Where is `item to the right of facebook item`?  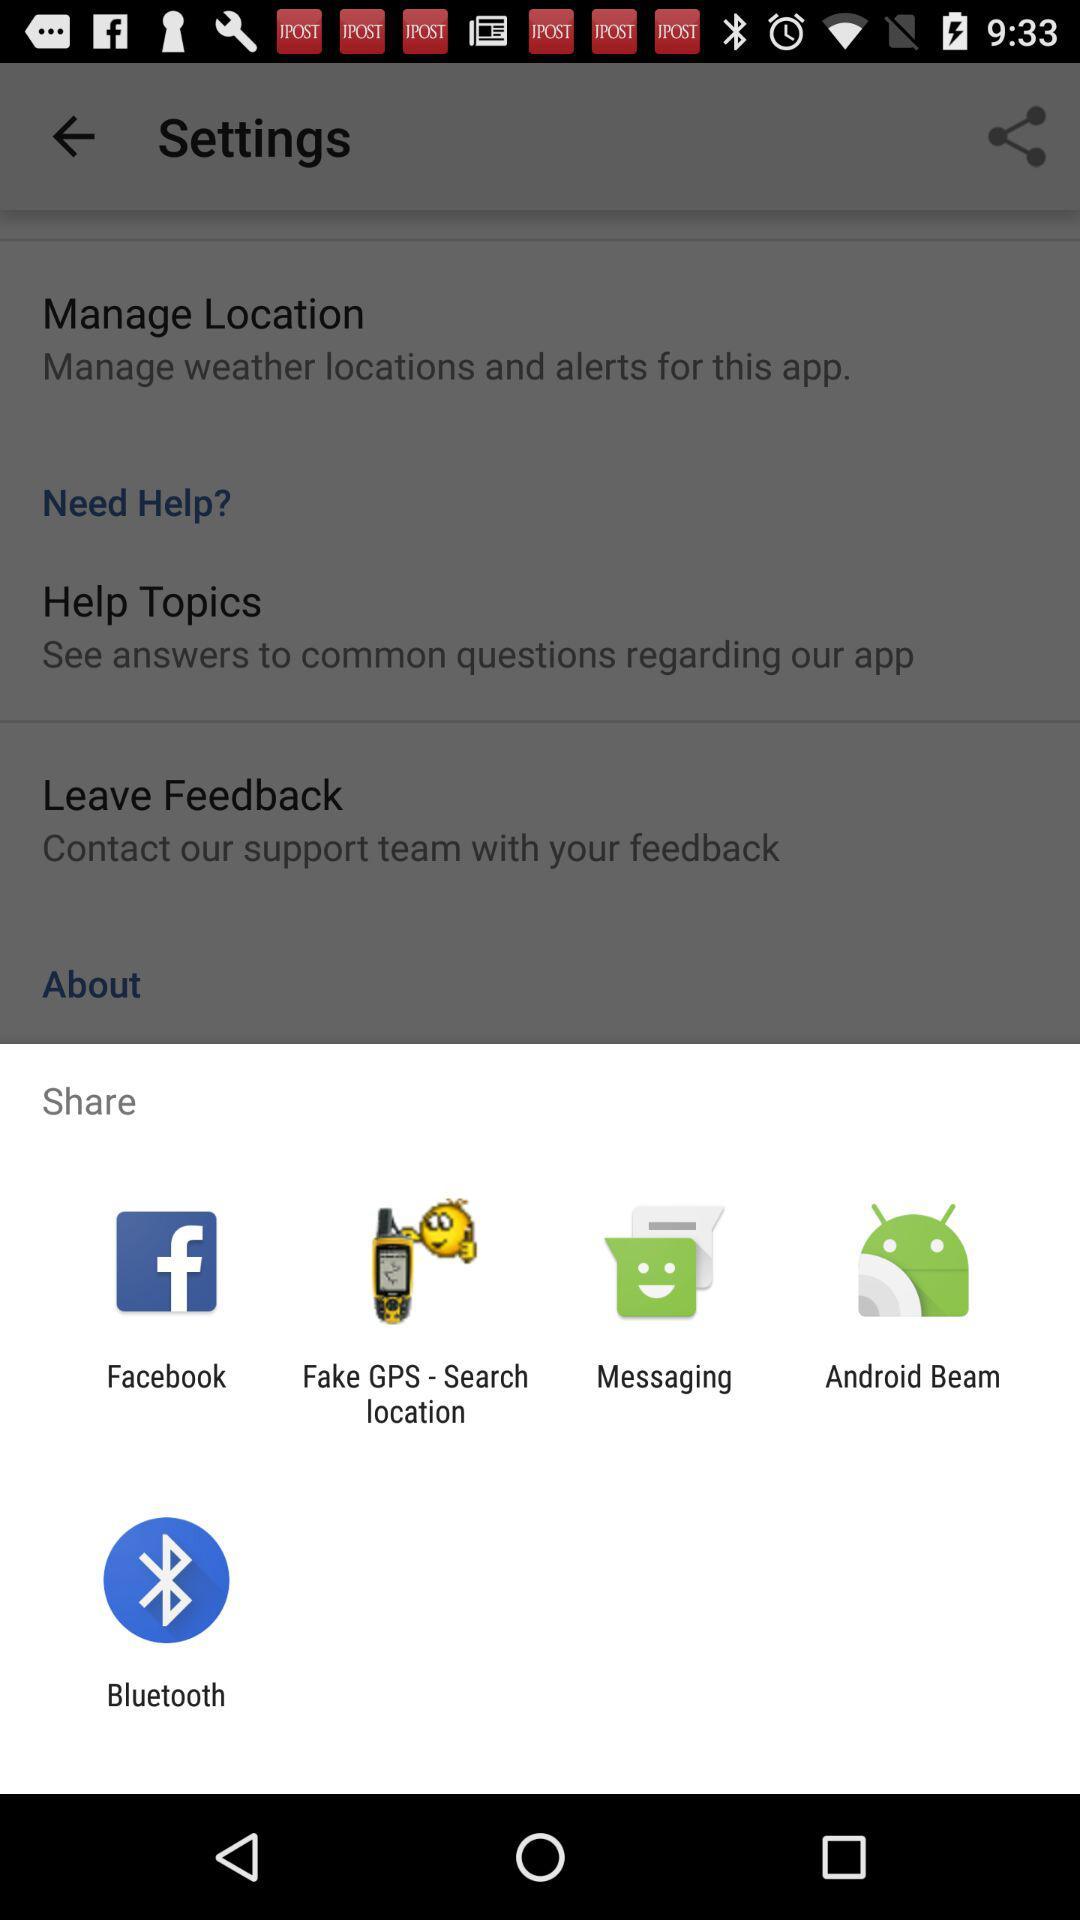
item to the right of facebook item is located at coordinates (414, 1392).